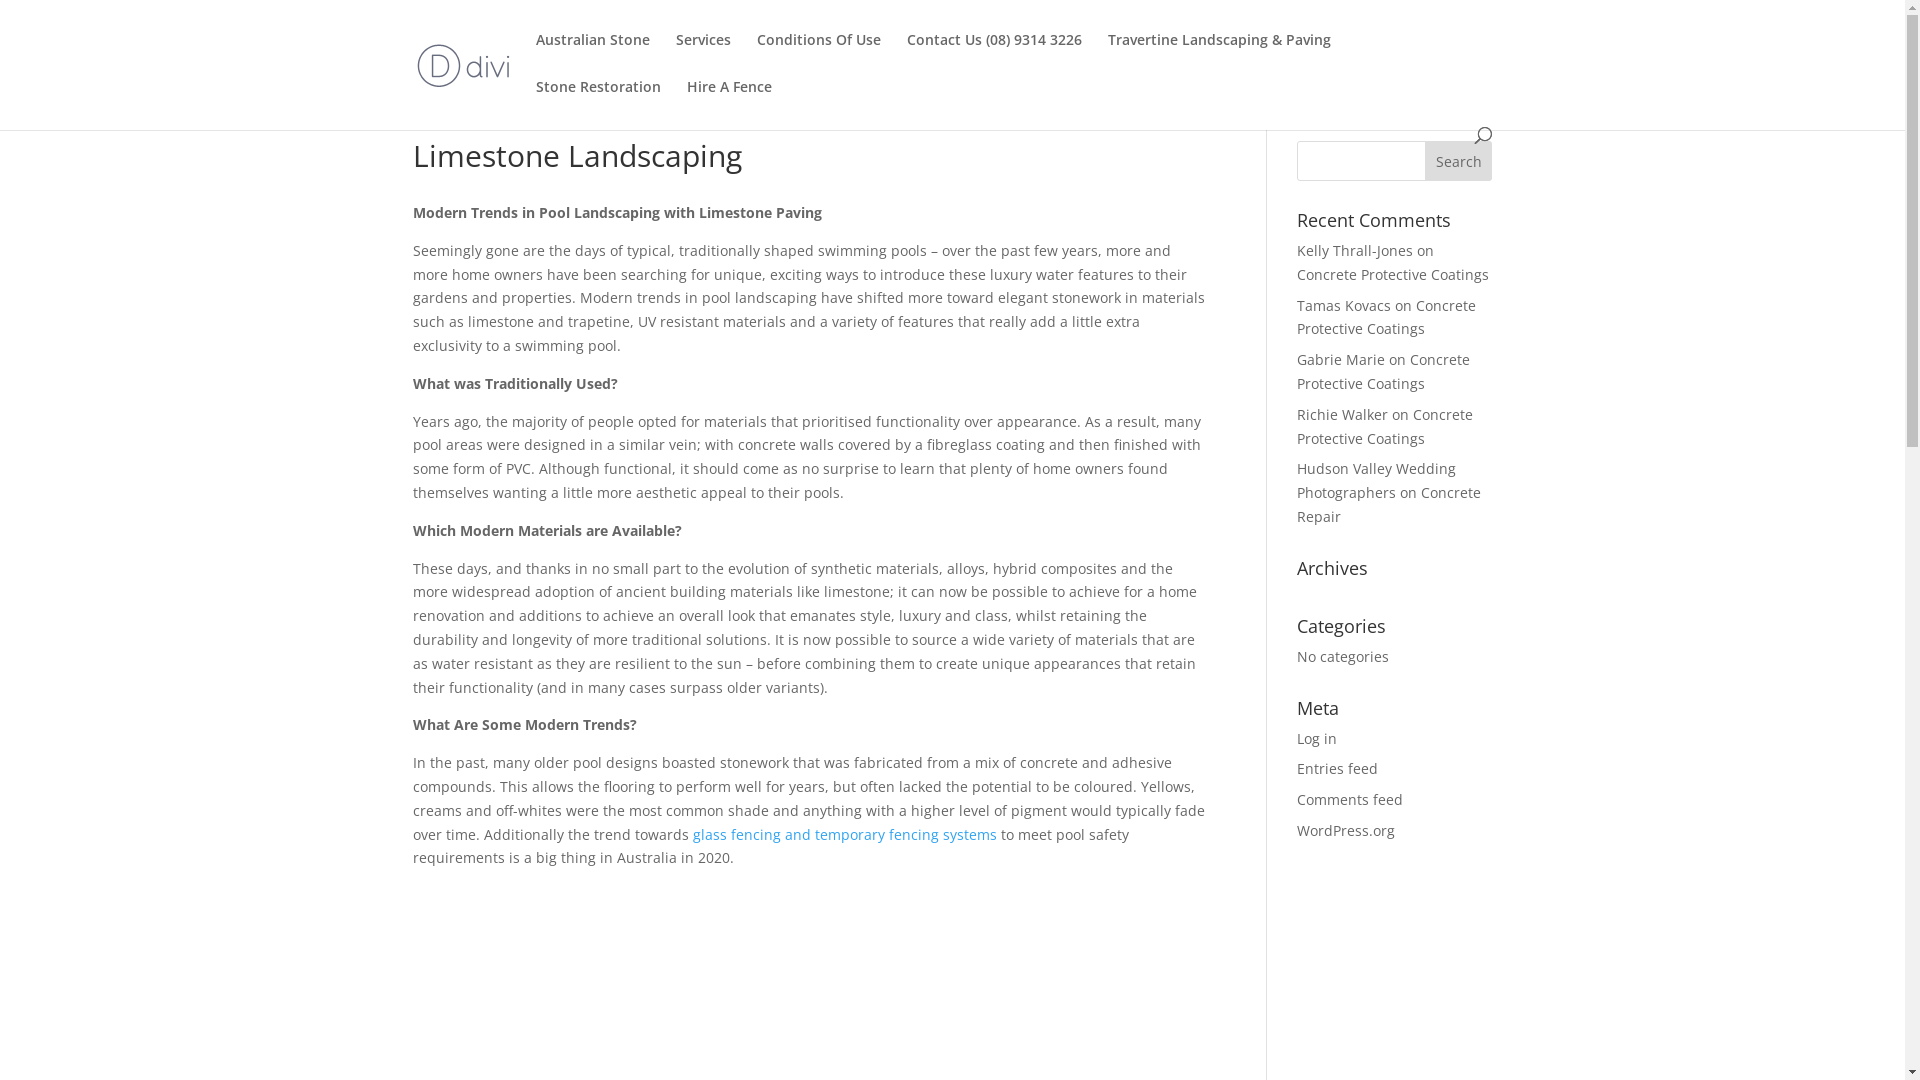 This screenshot has height=1080, width=1920. Describe the element at coordinates (1316, 738) in the screenshot. I see `'Log in'` at that location.